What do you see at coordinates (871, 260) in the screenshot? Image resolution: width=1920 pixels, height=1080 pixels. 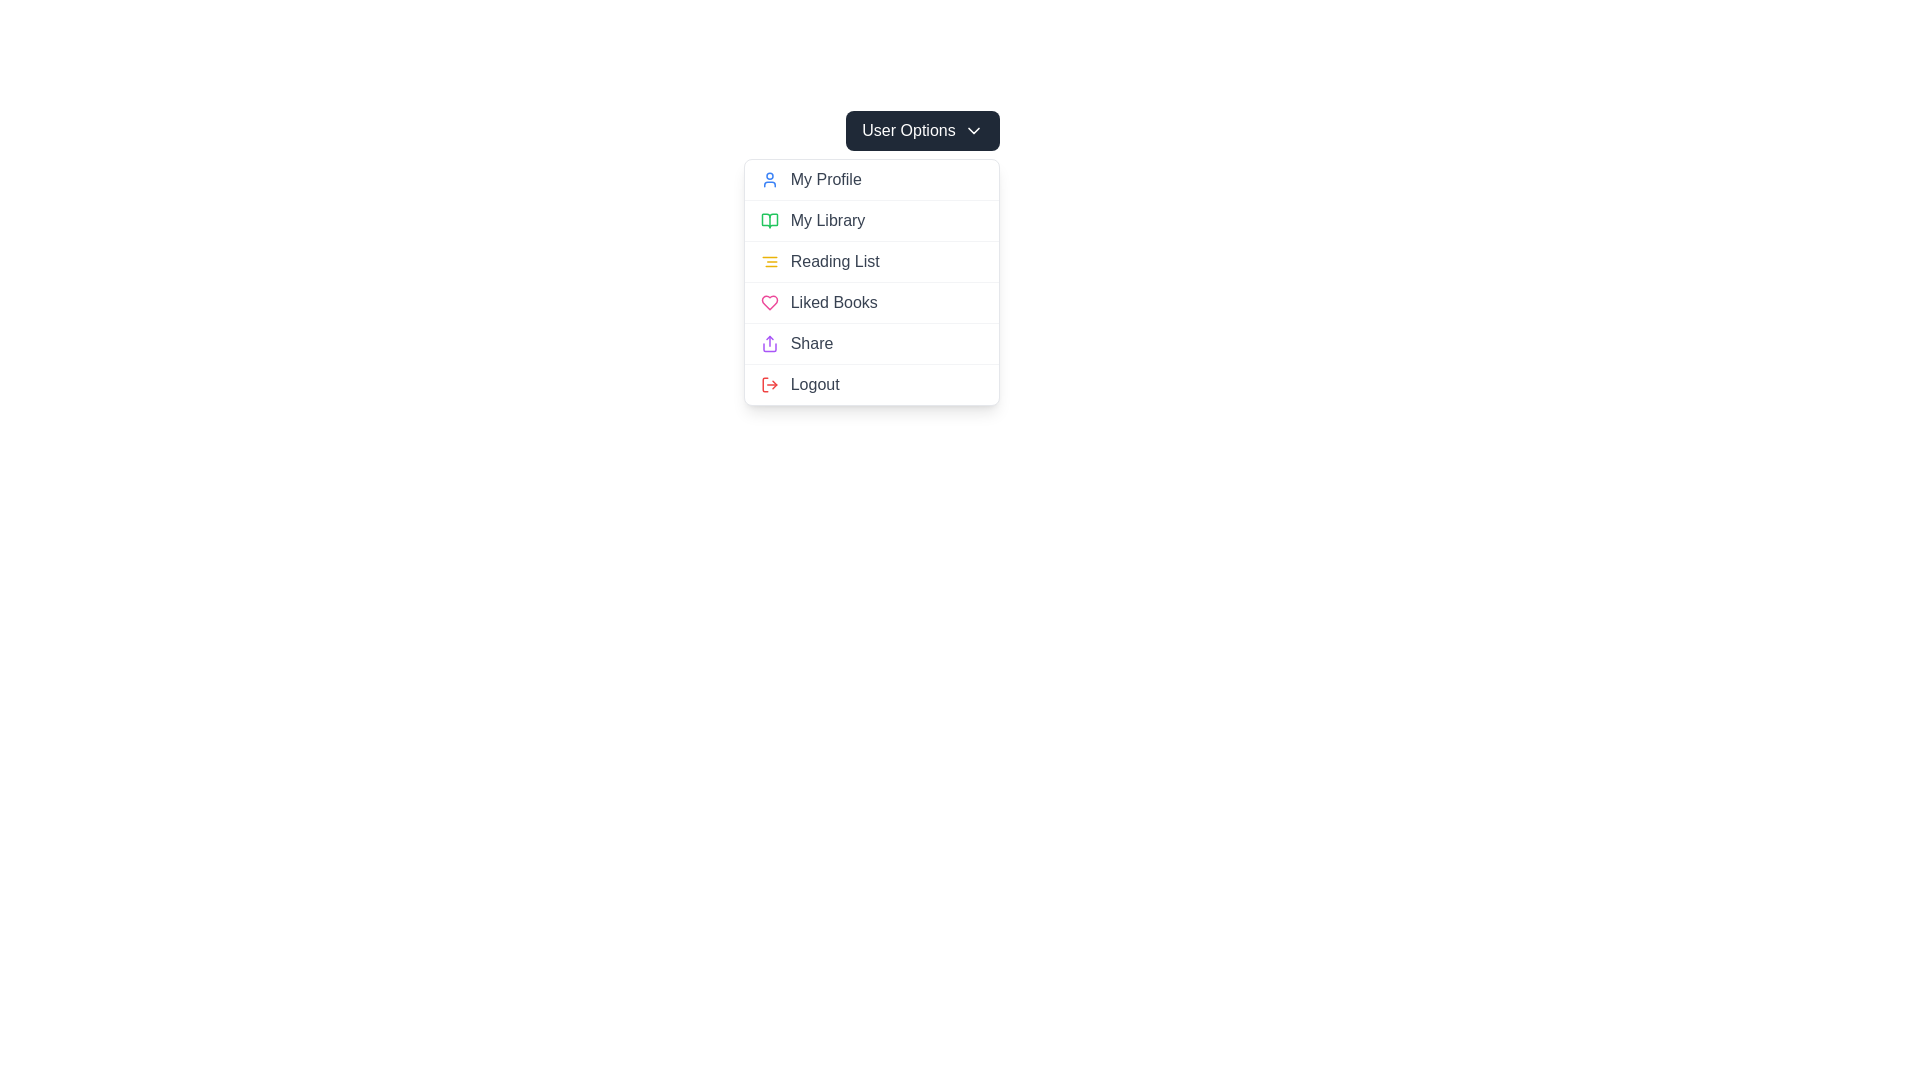 I see `the 'Reading List' menu item, which is the third item in the vertical menu under 'User Options'` at bounding box center [871, 260].